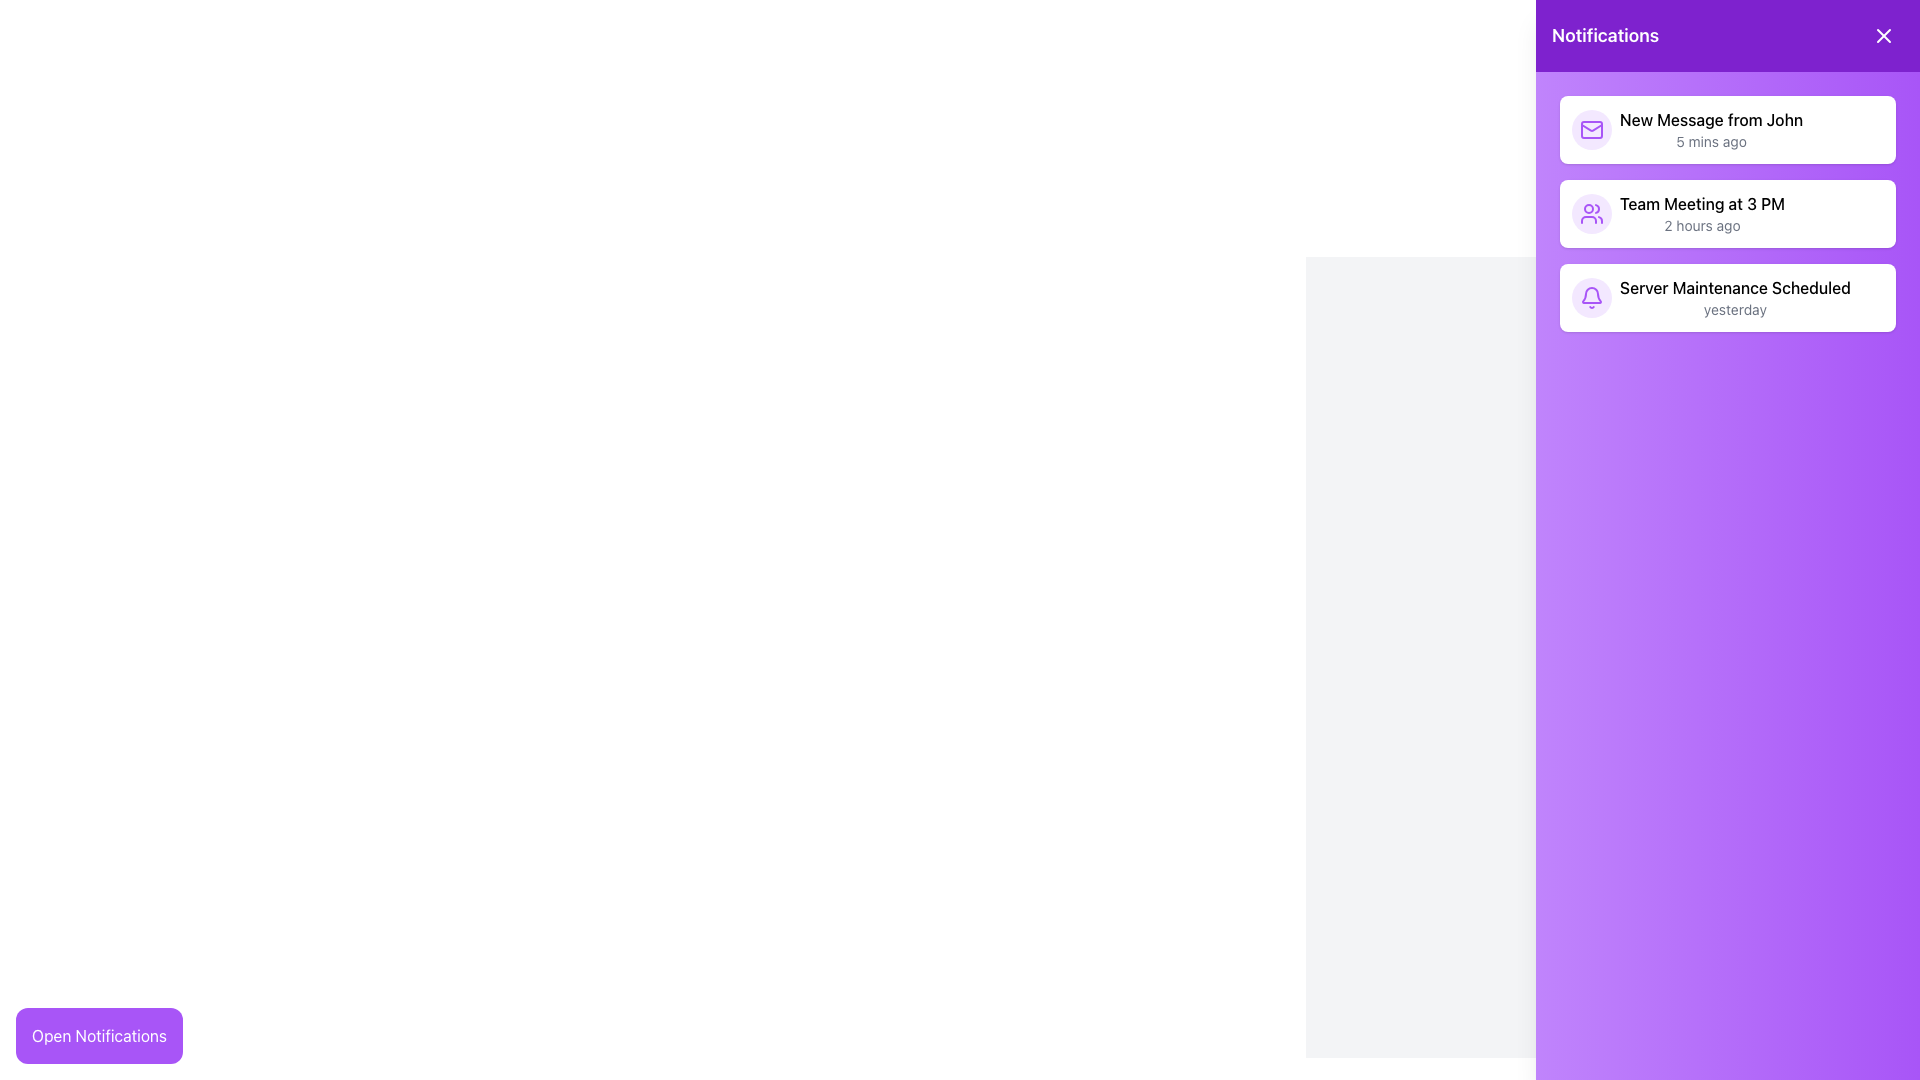 The width and height of the screenshot is (1920, 1080). What do you see at coordinates (1727, 213) in the screenshot?
I see `the notification titled 'Team Meeting at 3 PM'` at bounding box center [1727, 213].